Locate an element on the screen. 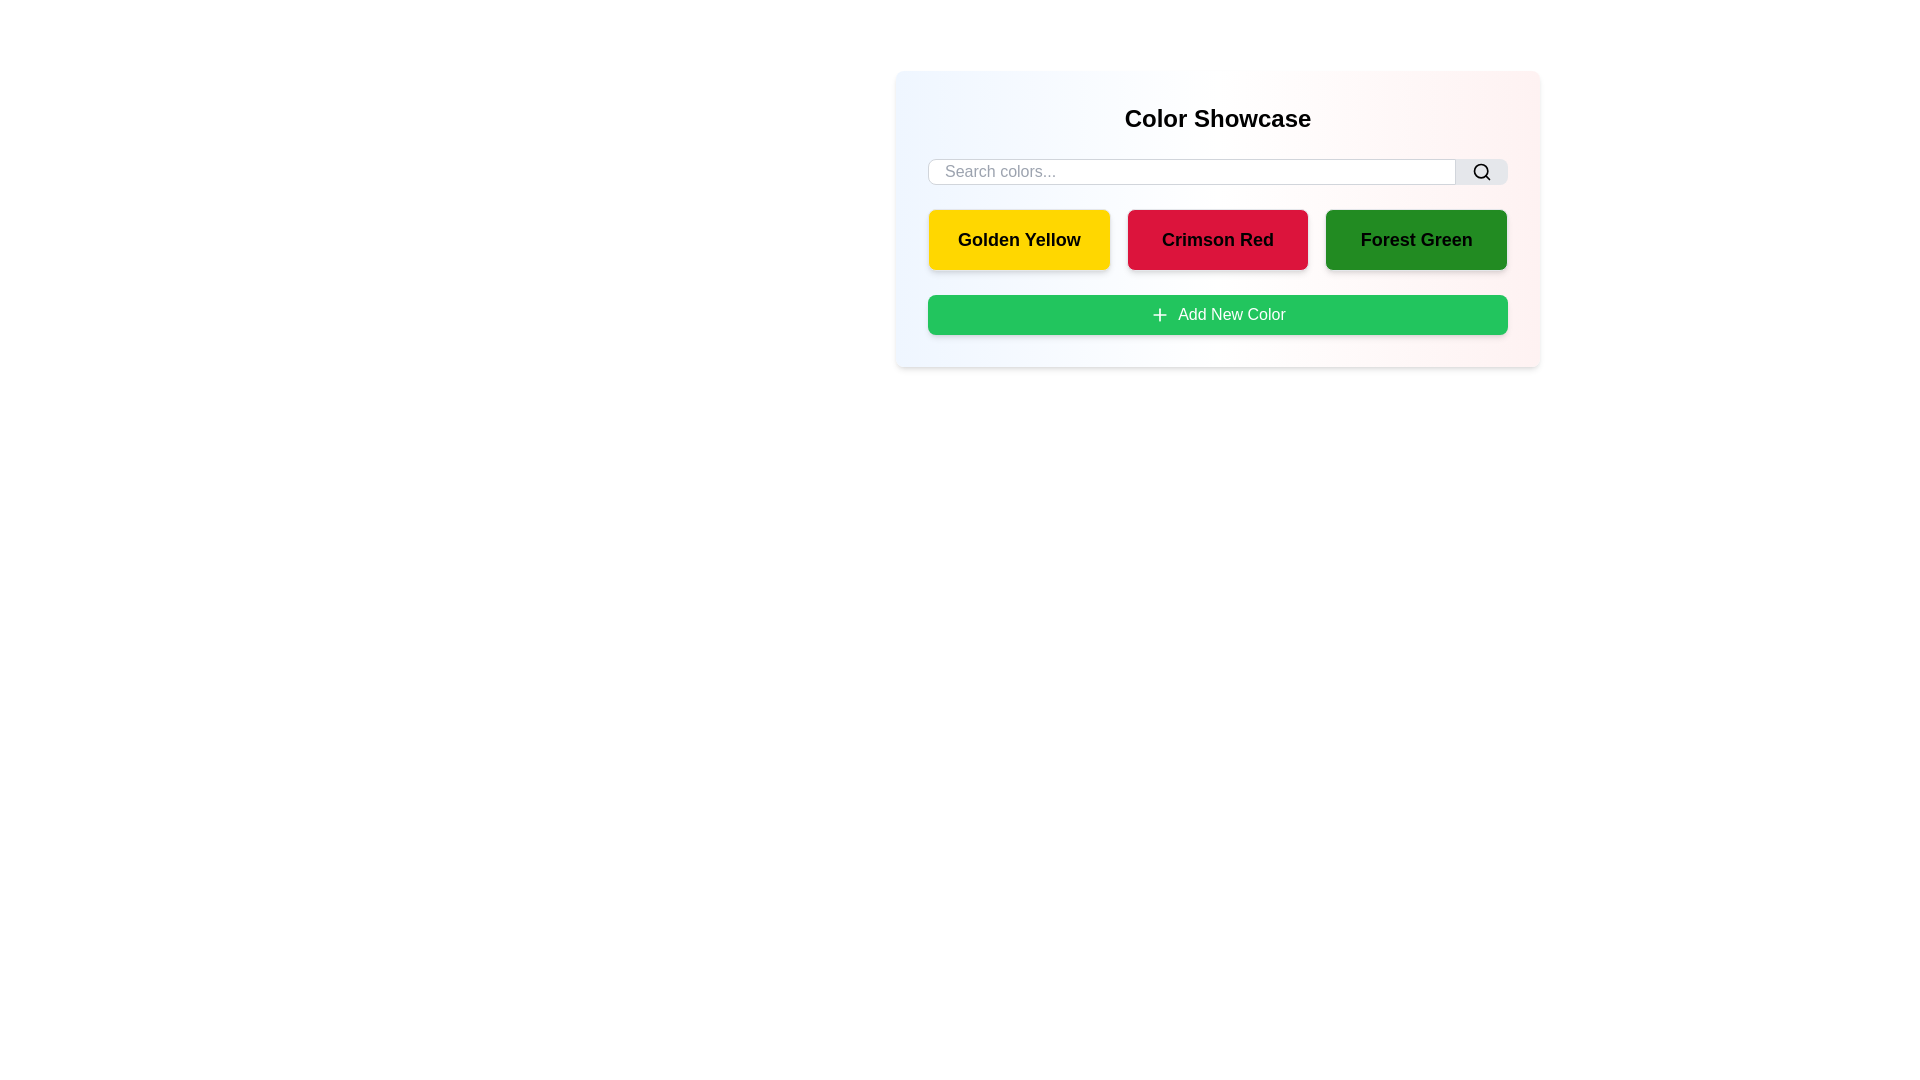 The width and height of the screenshot is (1920, 1080). the 'Golden Yellow' button, which is a rectangular button with a rounded border and a yellow background, located in the upper section of the interface is located at coordinates (1019, 238).